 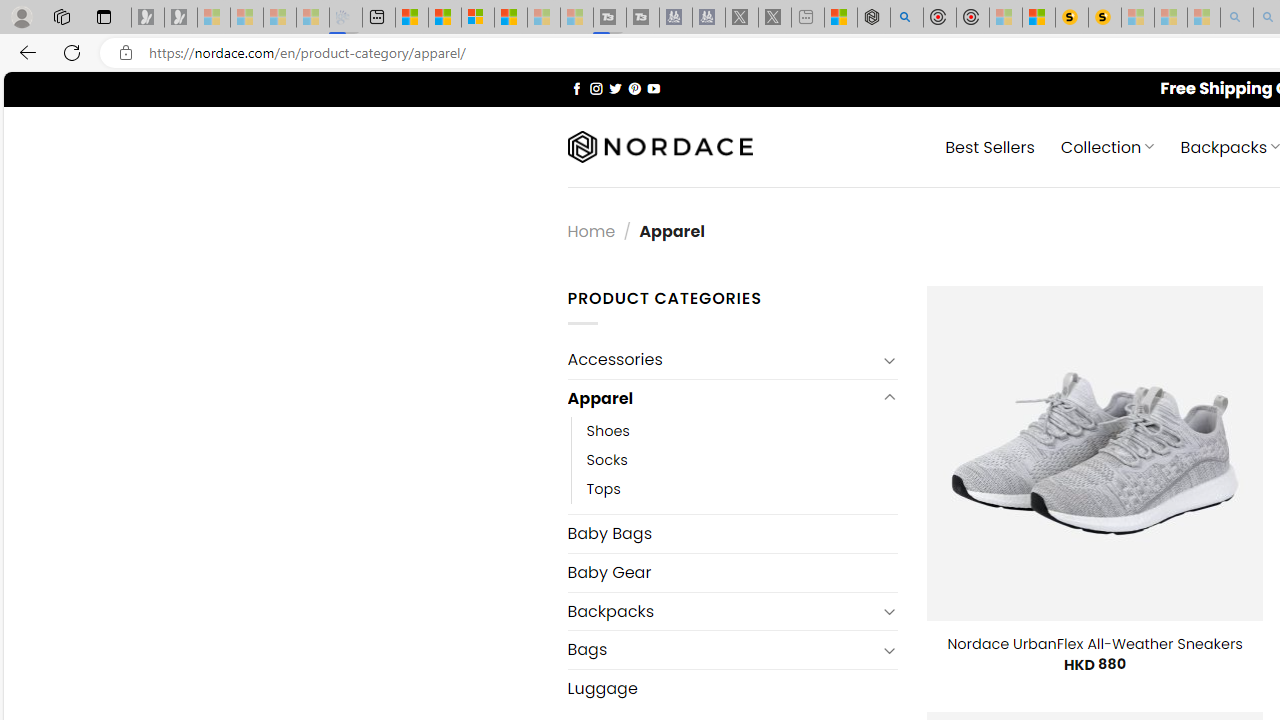 I want to click on 'Overview', so click(x=477, y=17).